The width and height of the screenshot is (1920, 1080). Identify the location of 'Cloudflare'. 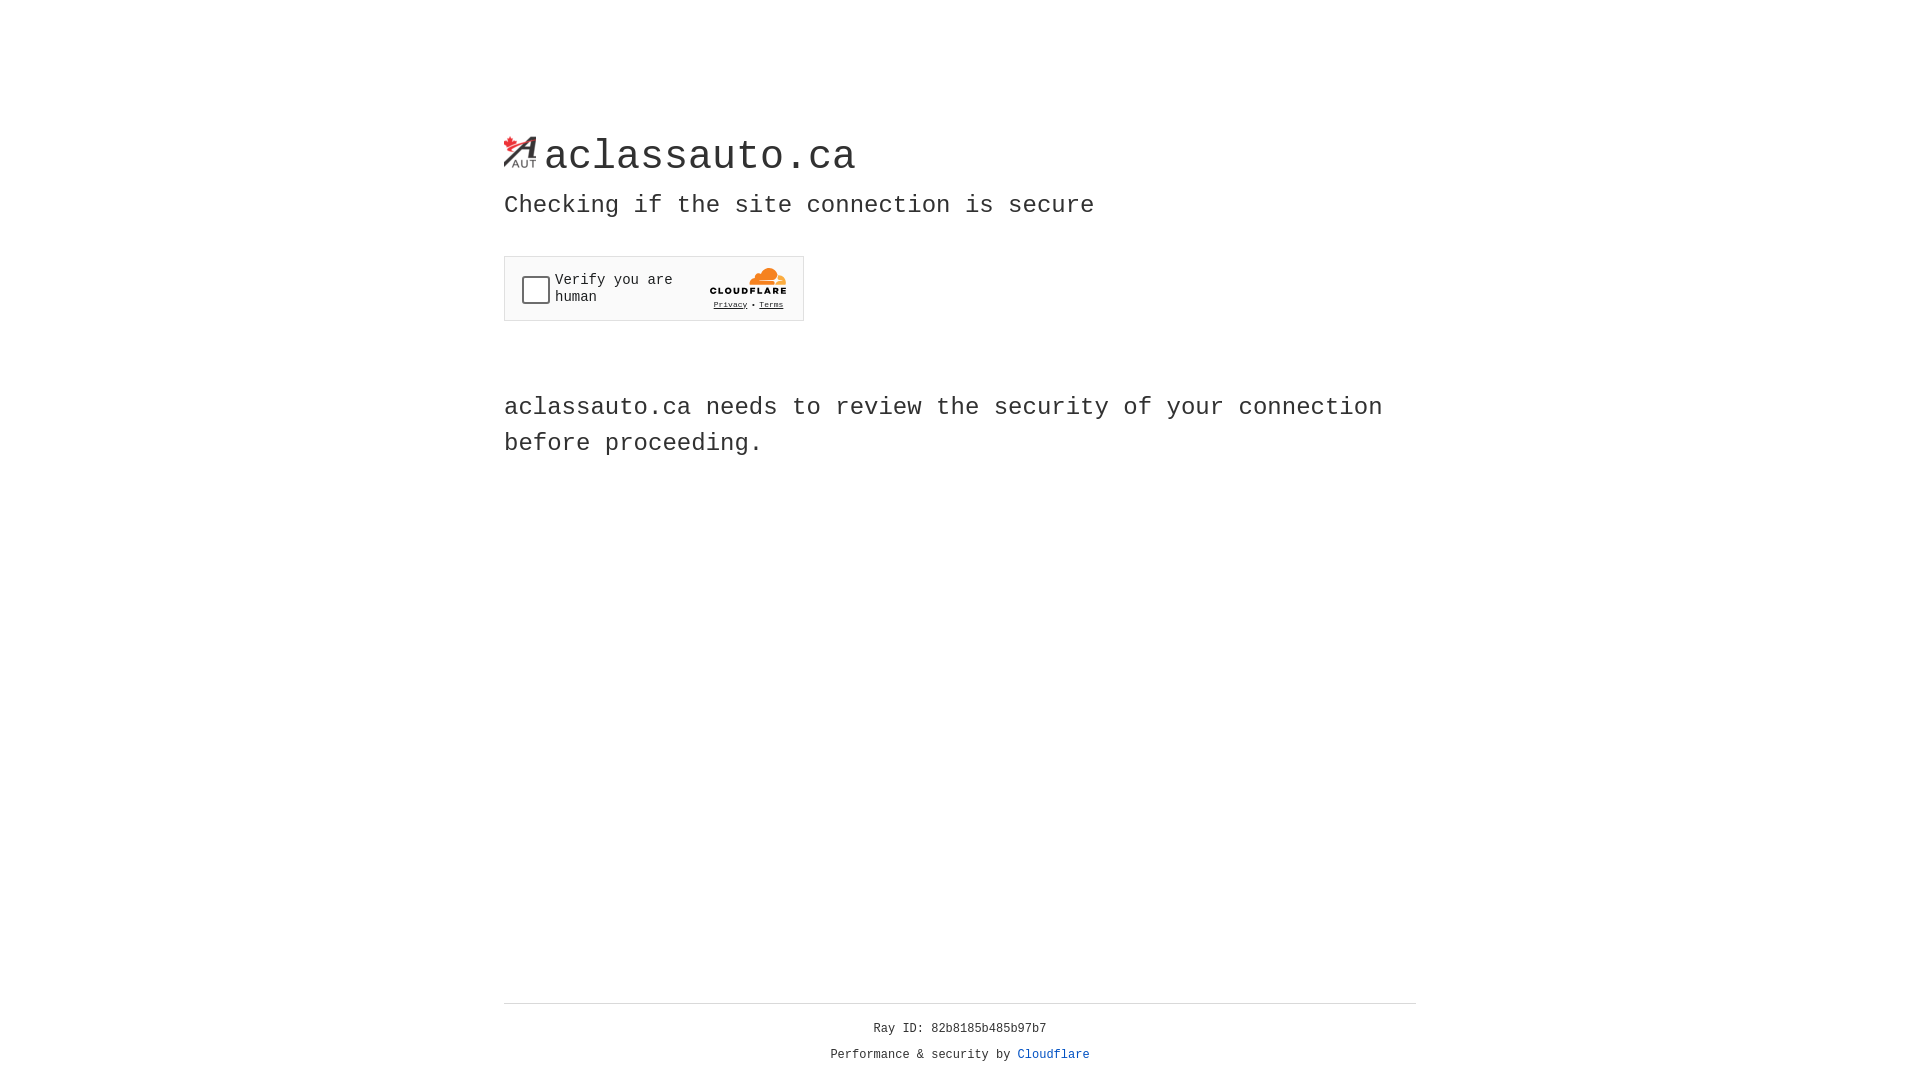
(1053, 1054).